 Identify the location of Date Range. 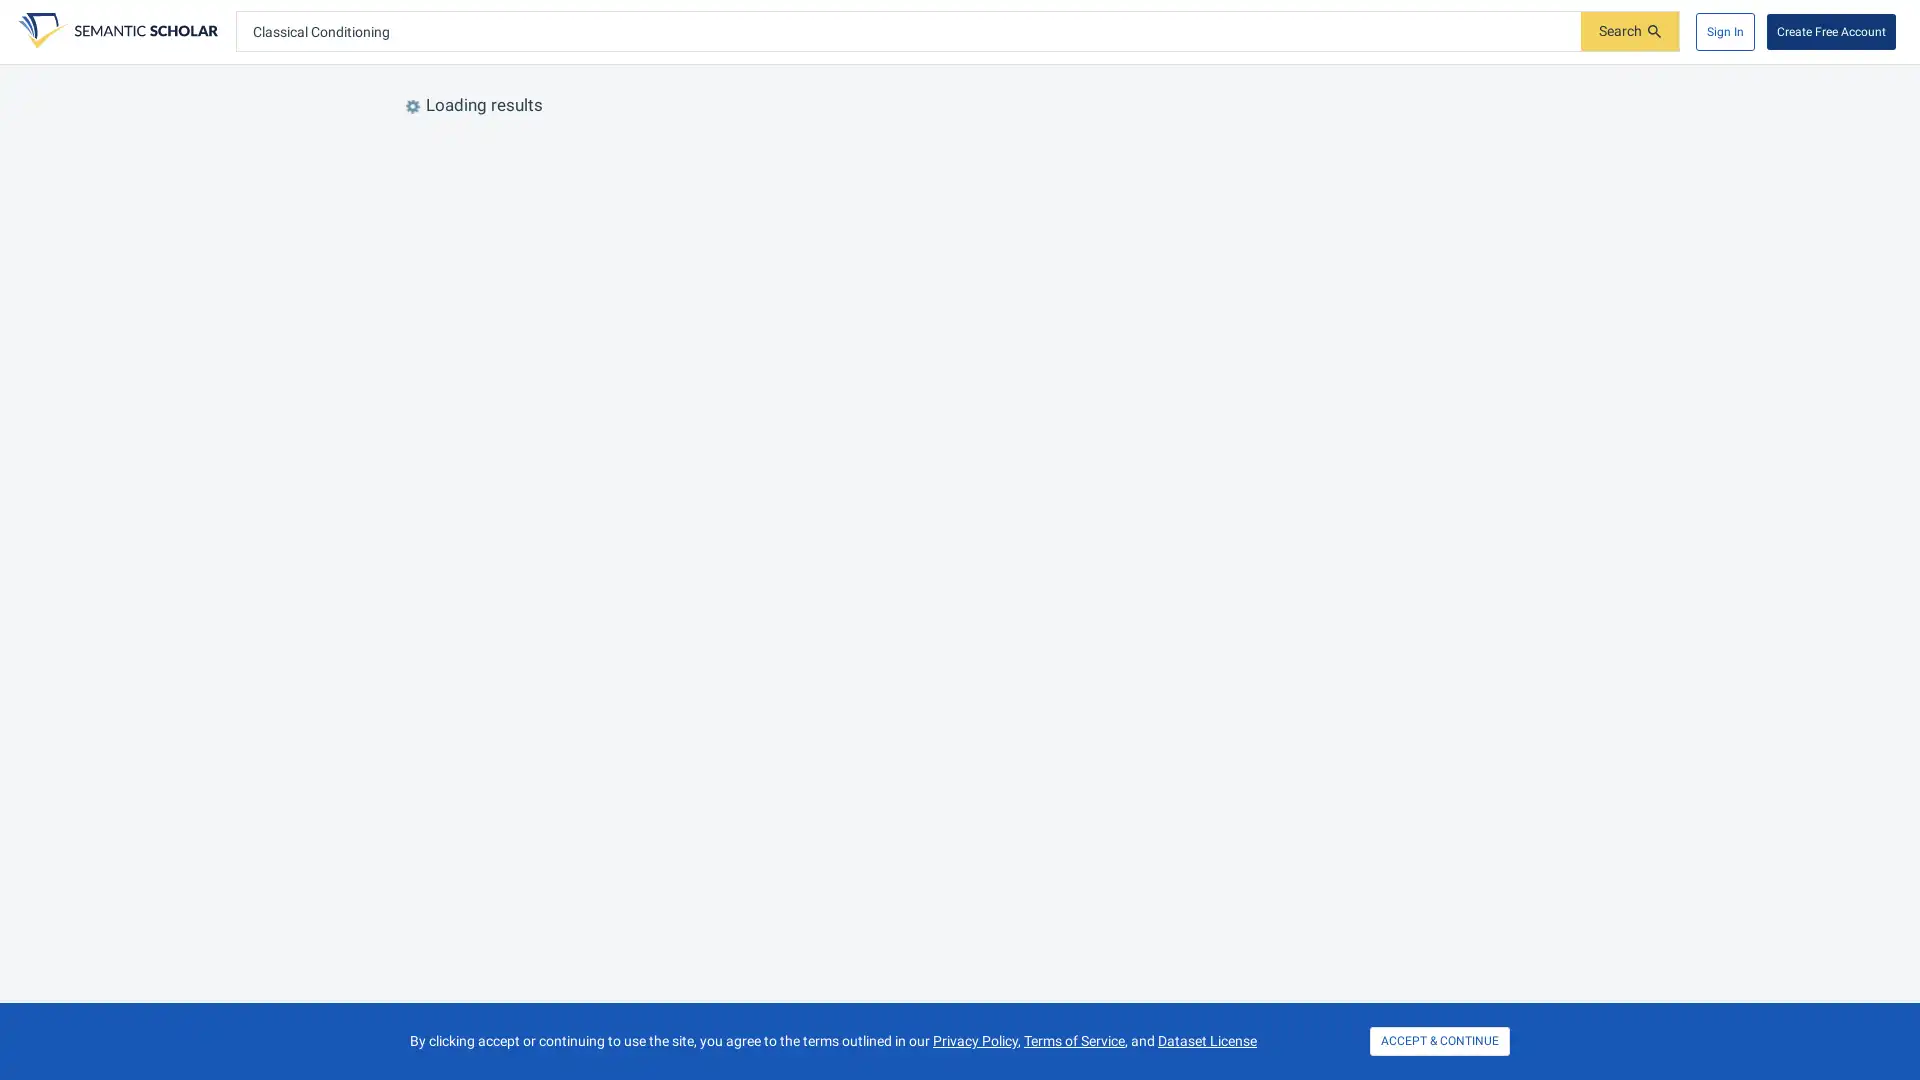
(591, 157).